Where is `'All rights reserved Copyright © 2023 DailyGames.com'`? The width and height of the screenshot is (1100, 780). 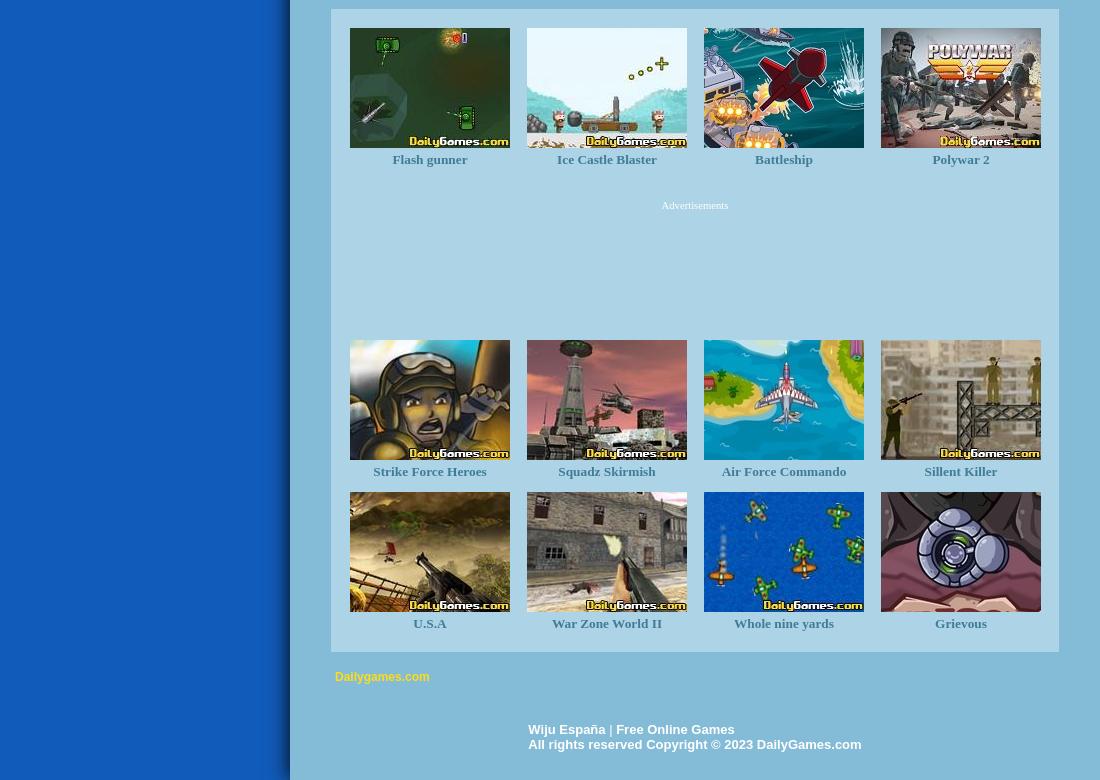 'All rights reserved Copyright © 2023 DailyGames.com' is located at coordinates (528, 743).